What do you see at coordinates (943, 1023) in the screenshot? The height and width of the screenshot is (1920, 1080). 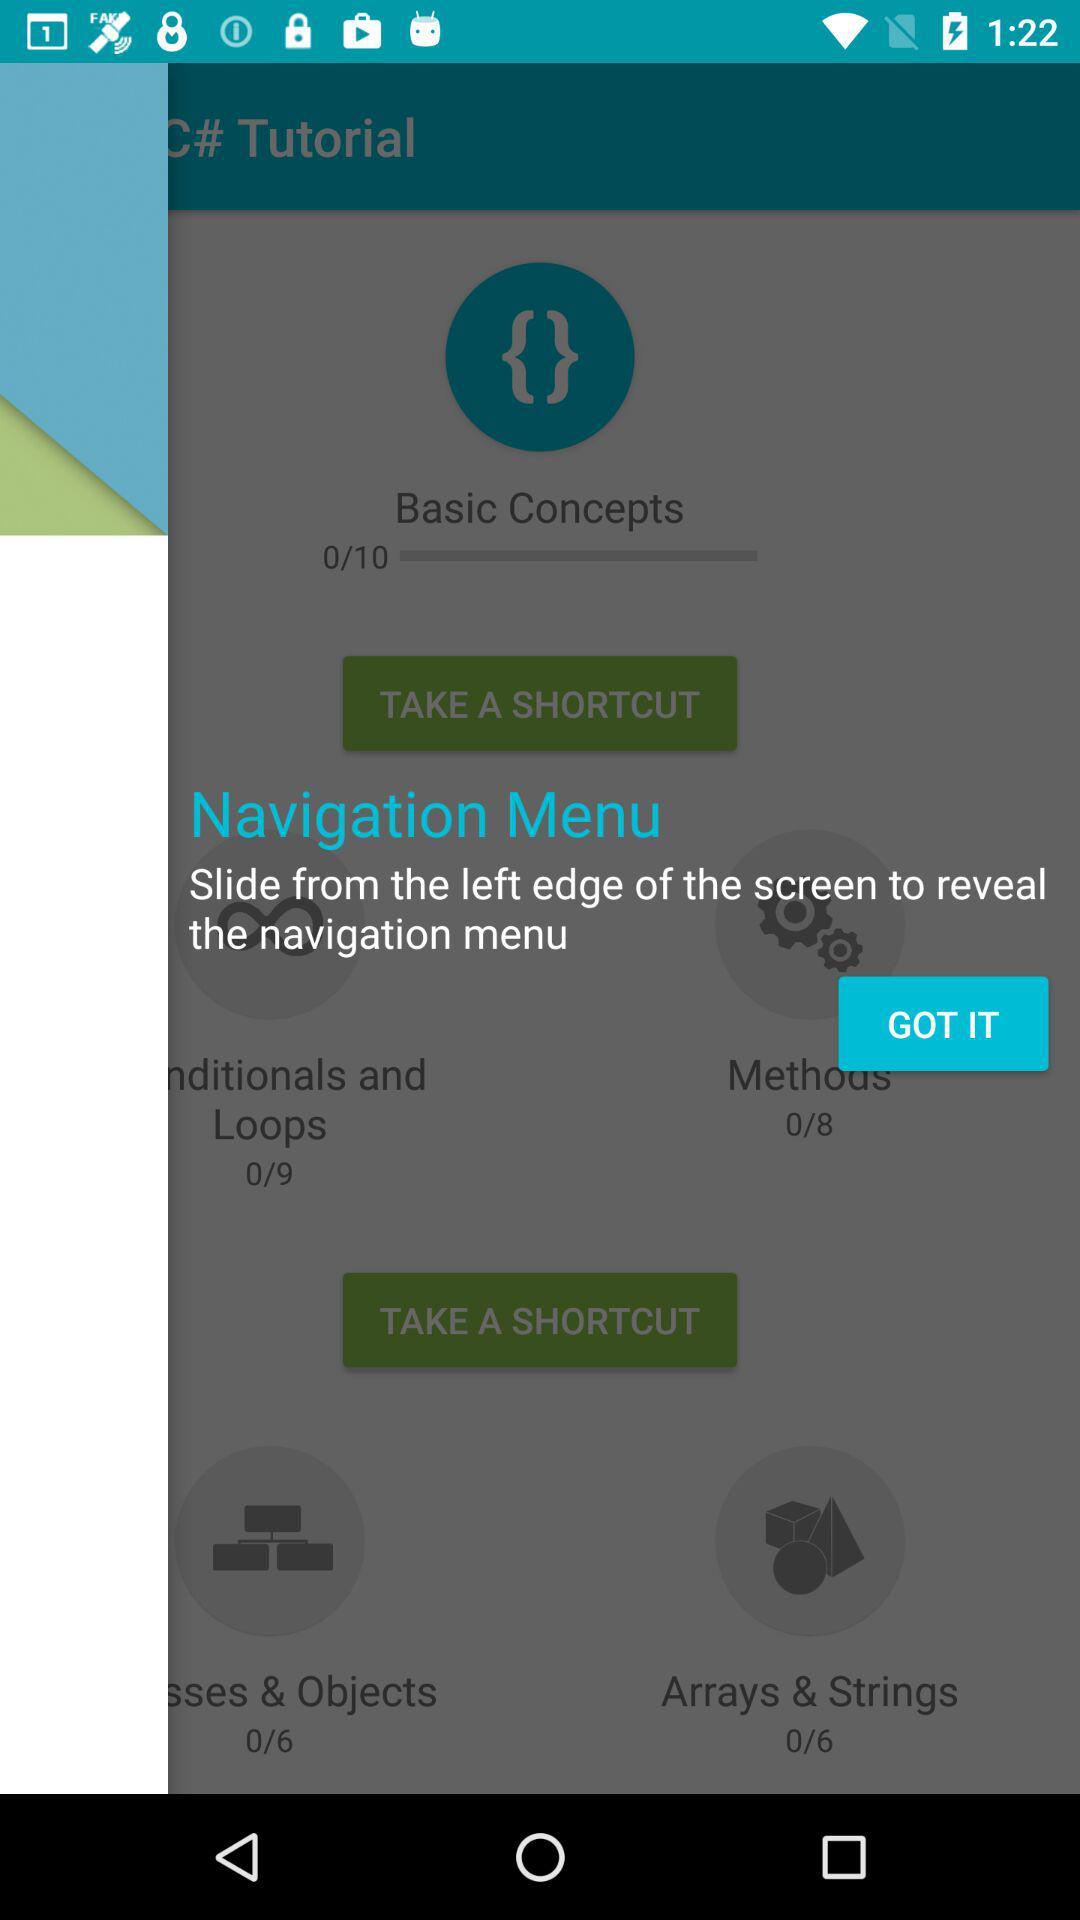 I see `item below slide from the` at bounding box center [943, 1023].